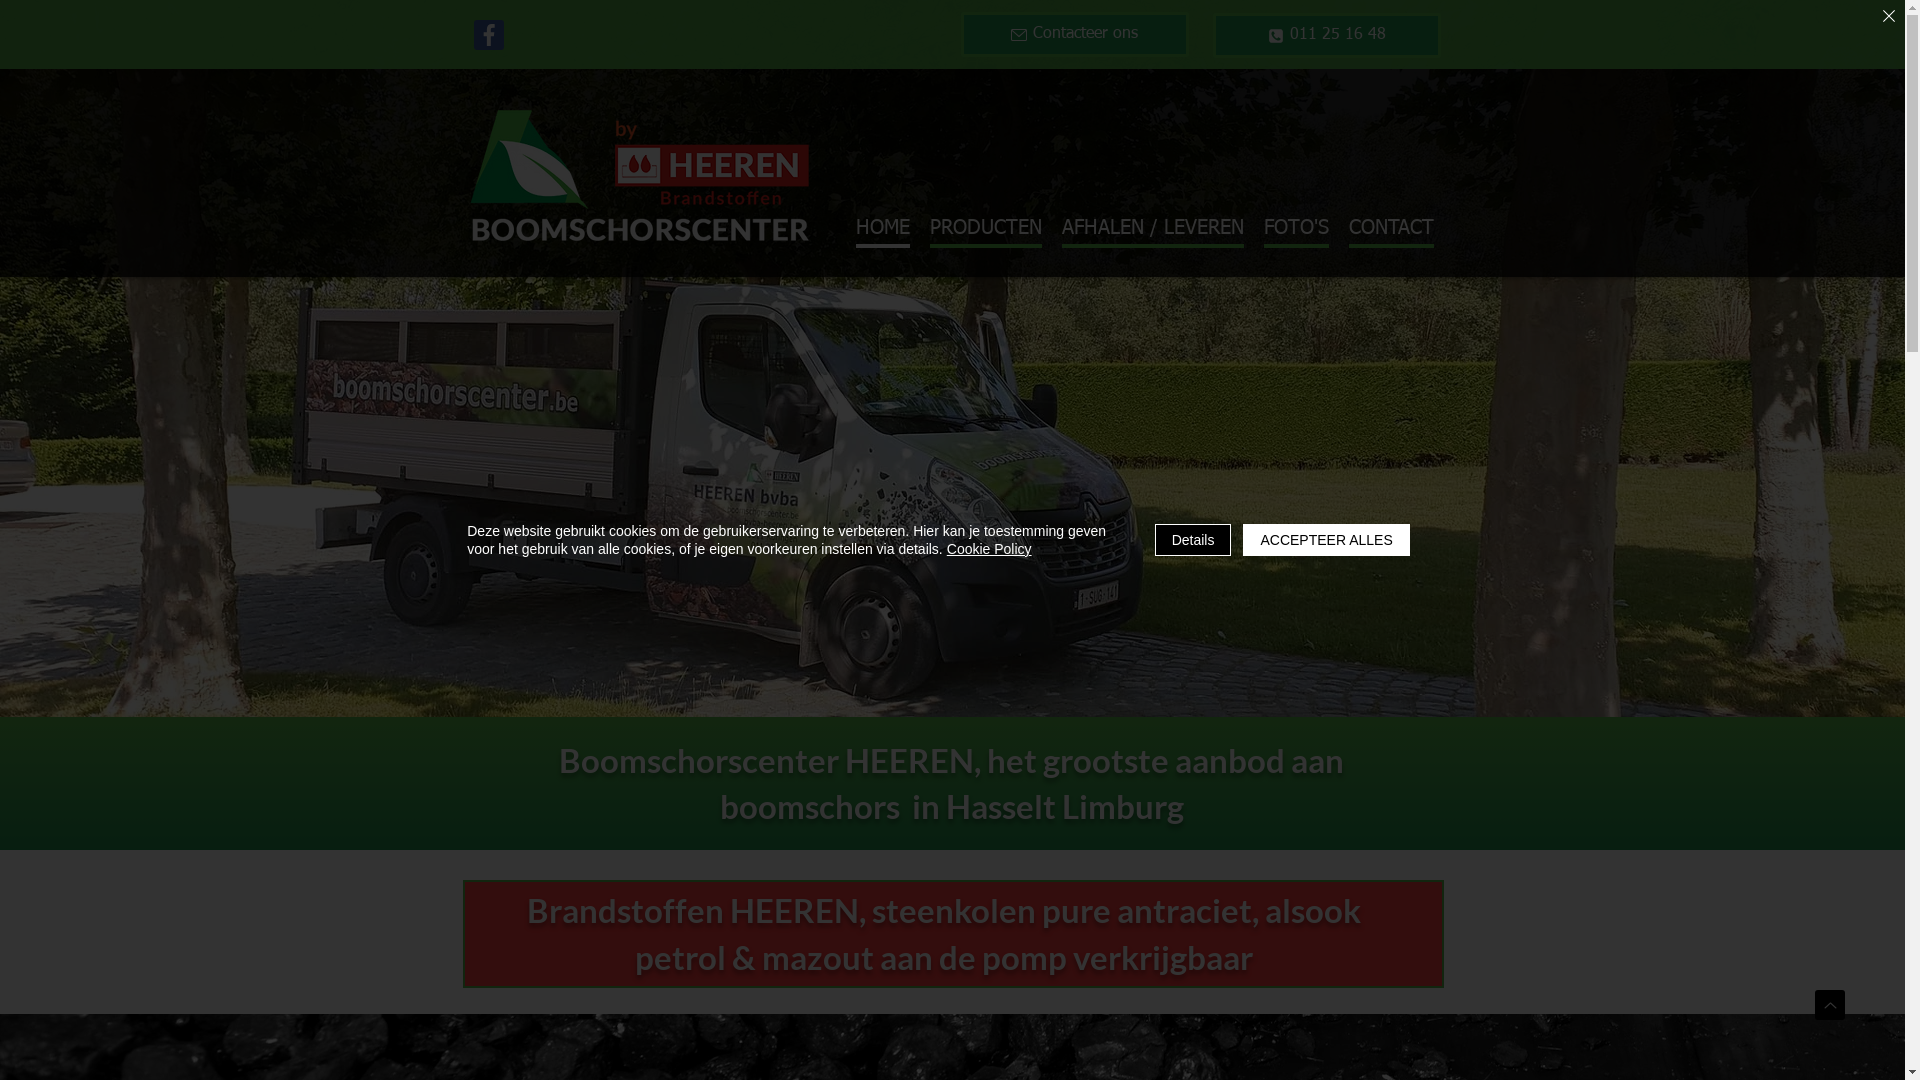 The image size is (1920, 1080). I want to click on 'PRODUCTEN', so click(985, 229).